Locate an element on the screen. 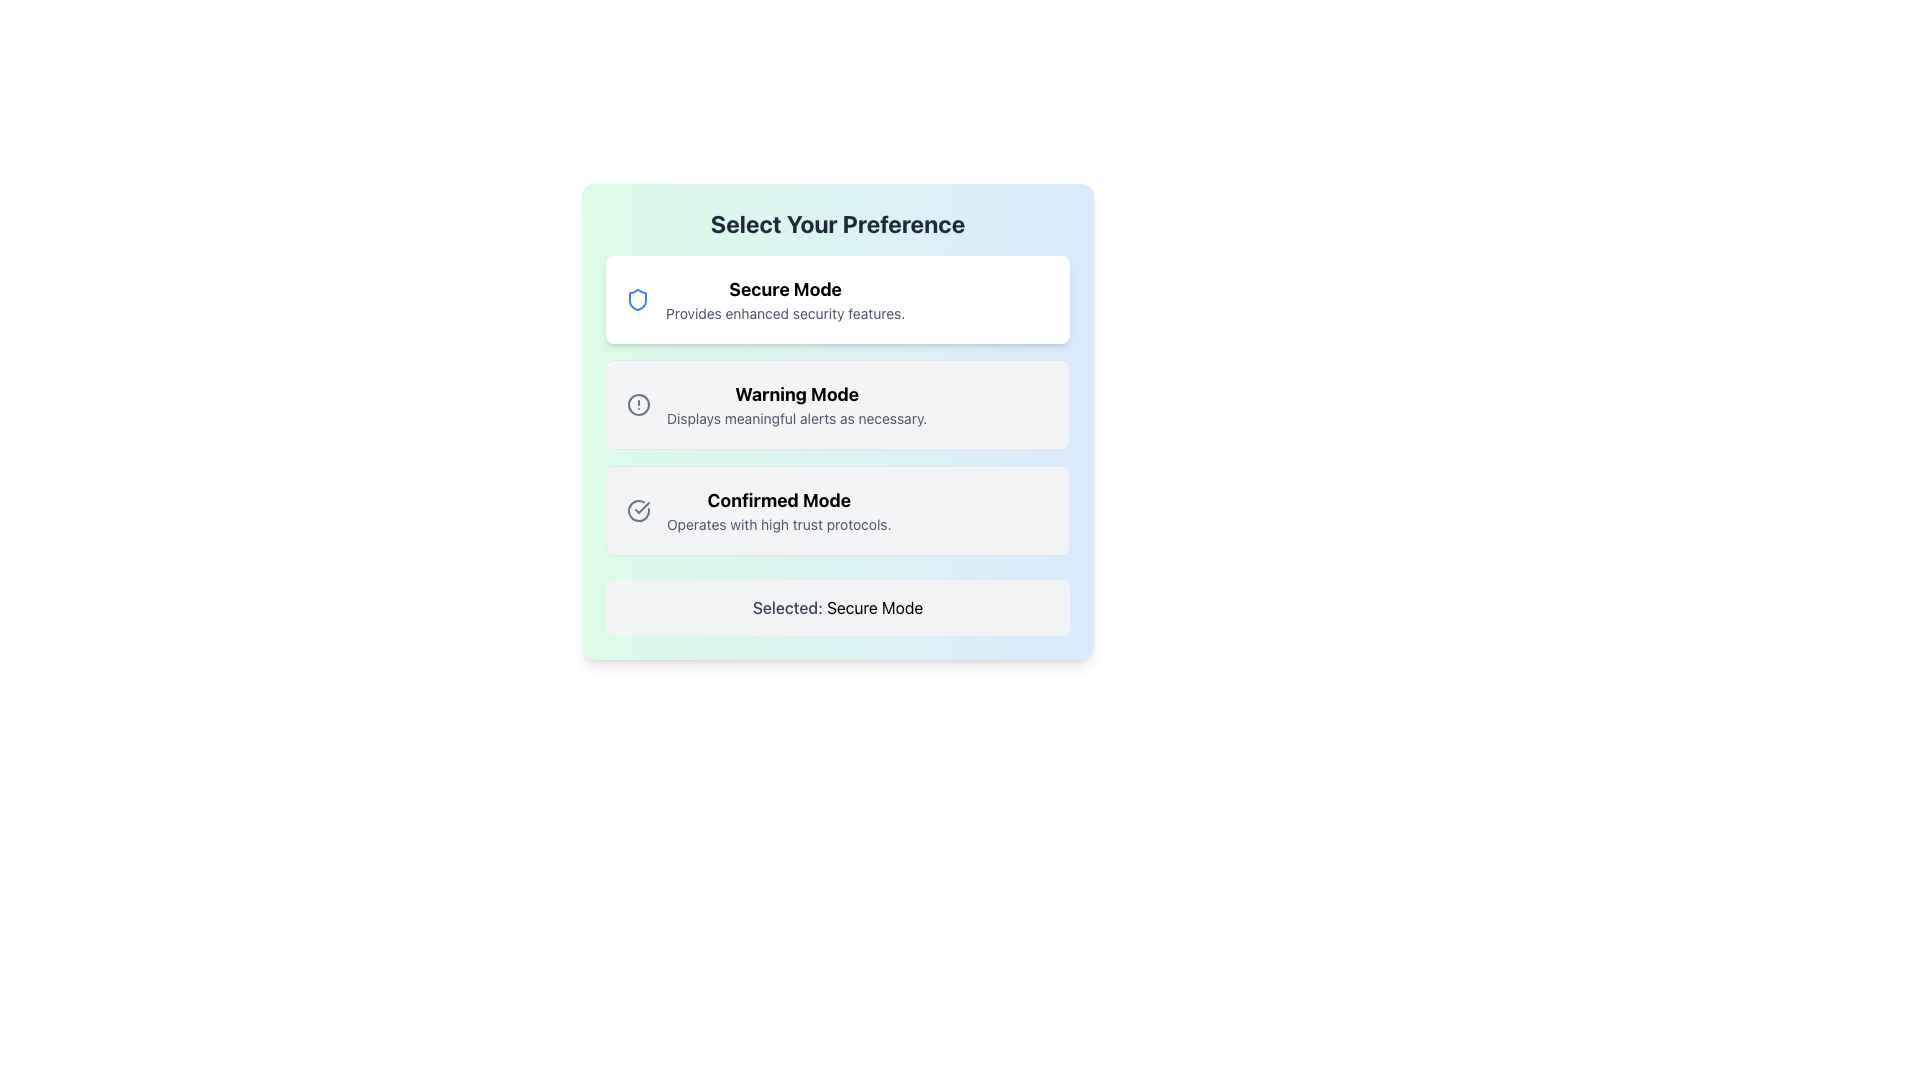 The height and width of the screenshot is (1080, 1920). the 'Warning Mode' icon located in the preference selection menu, which visually indicates alert-related functionality is located at coordinates (637, 405).